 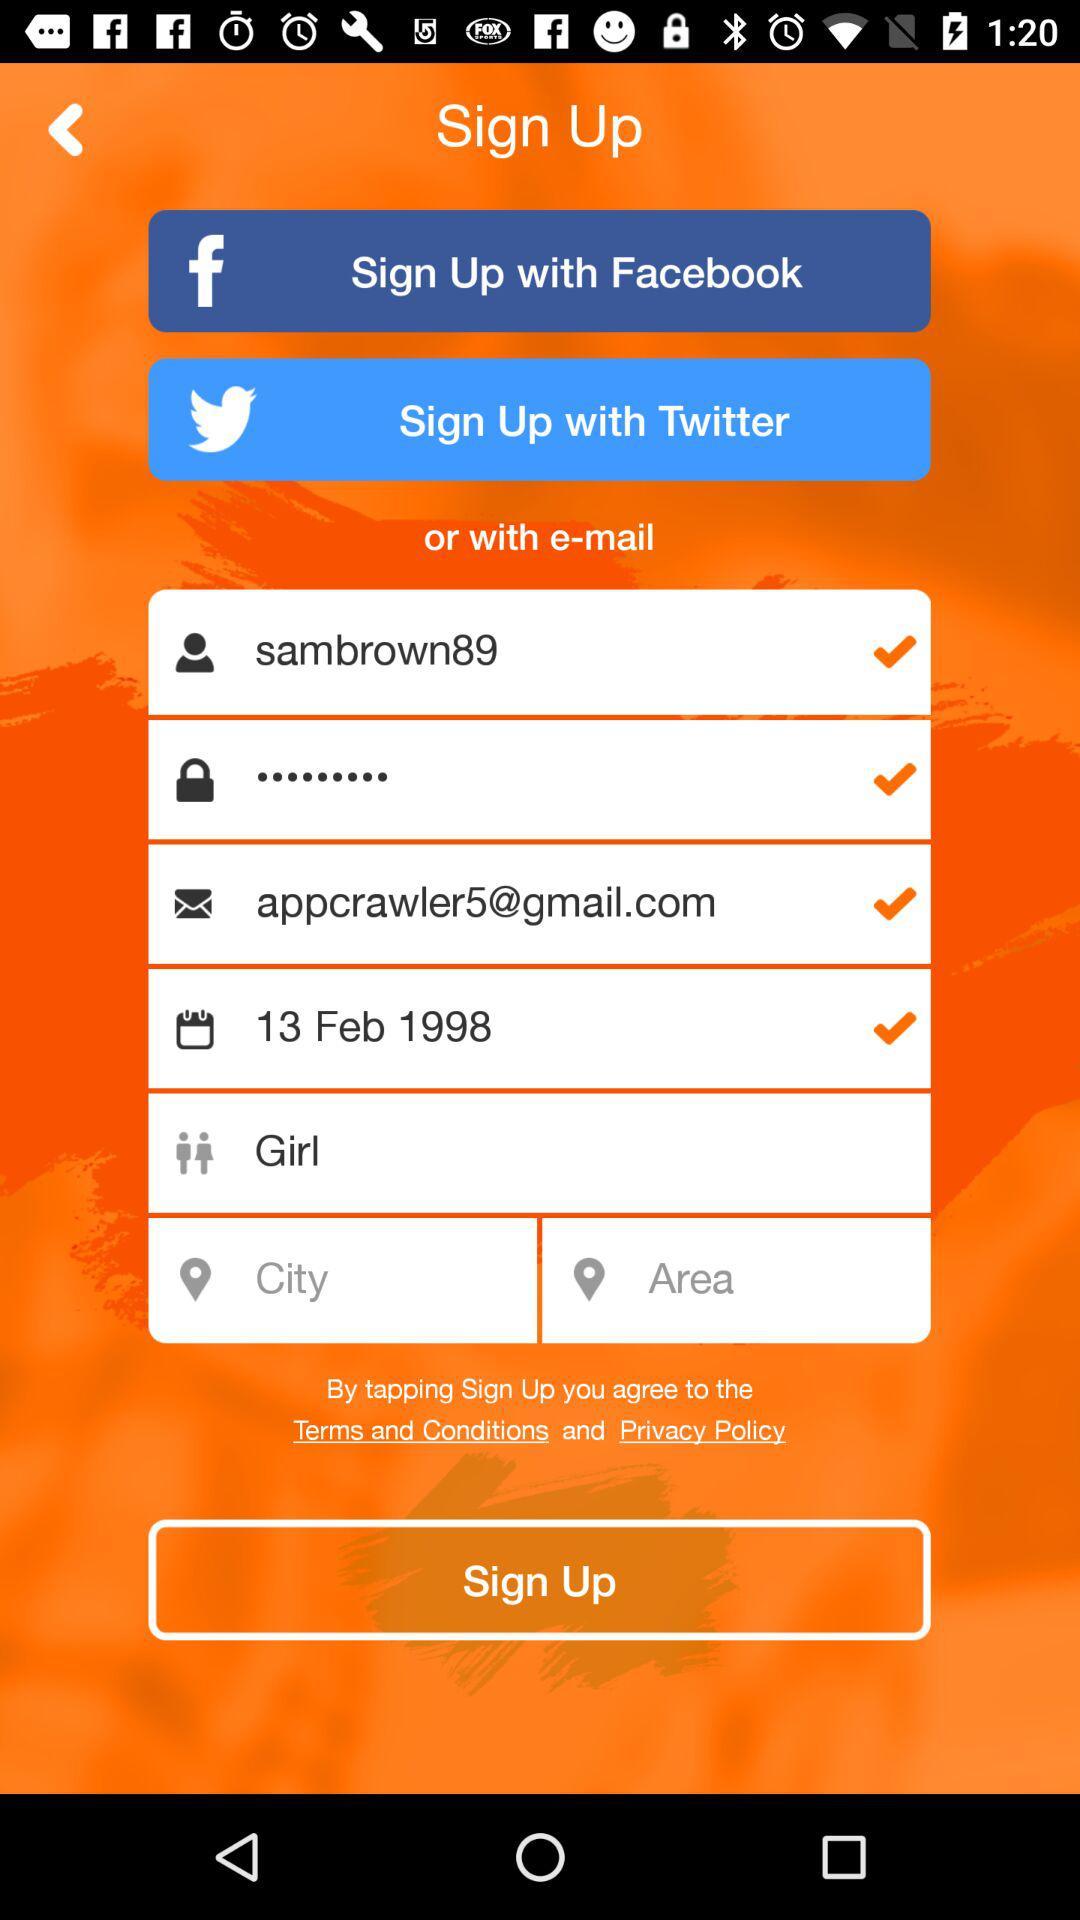 What do you see at coordinates (550, 1153) in the screenshot?
I see `the girl` at bounding box center [550, 1153].